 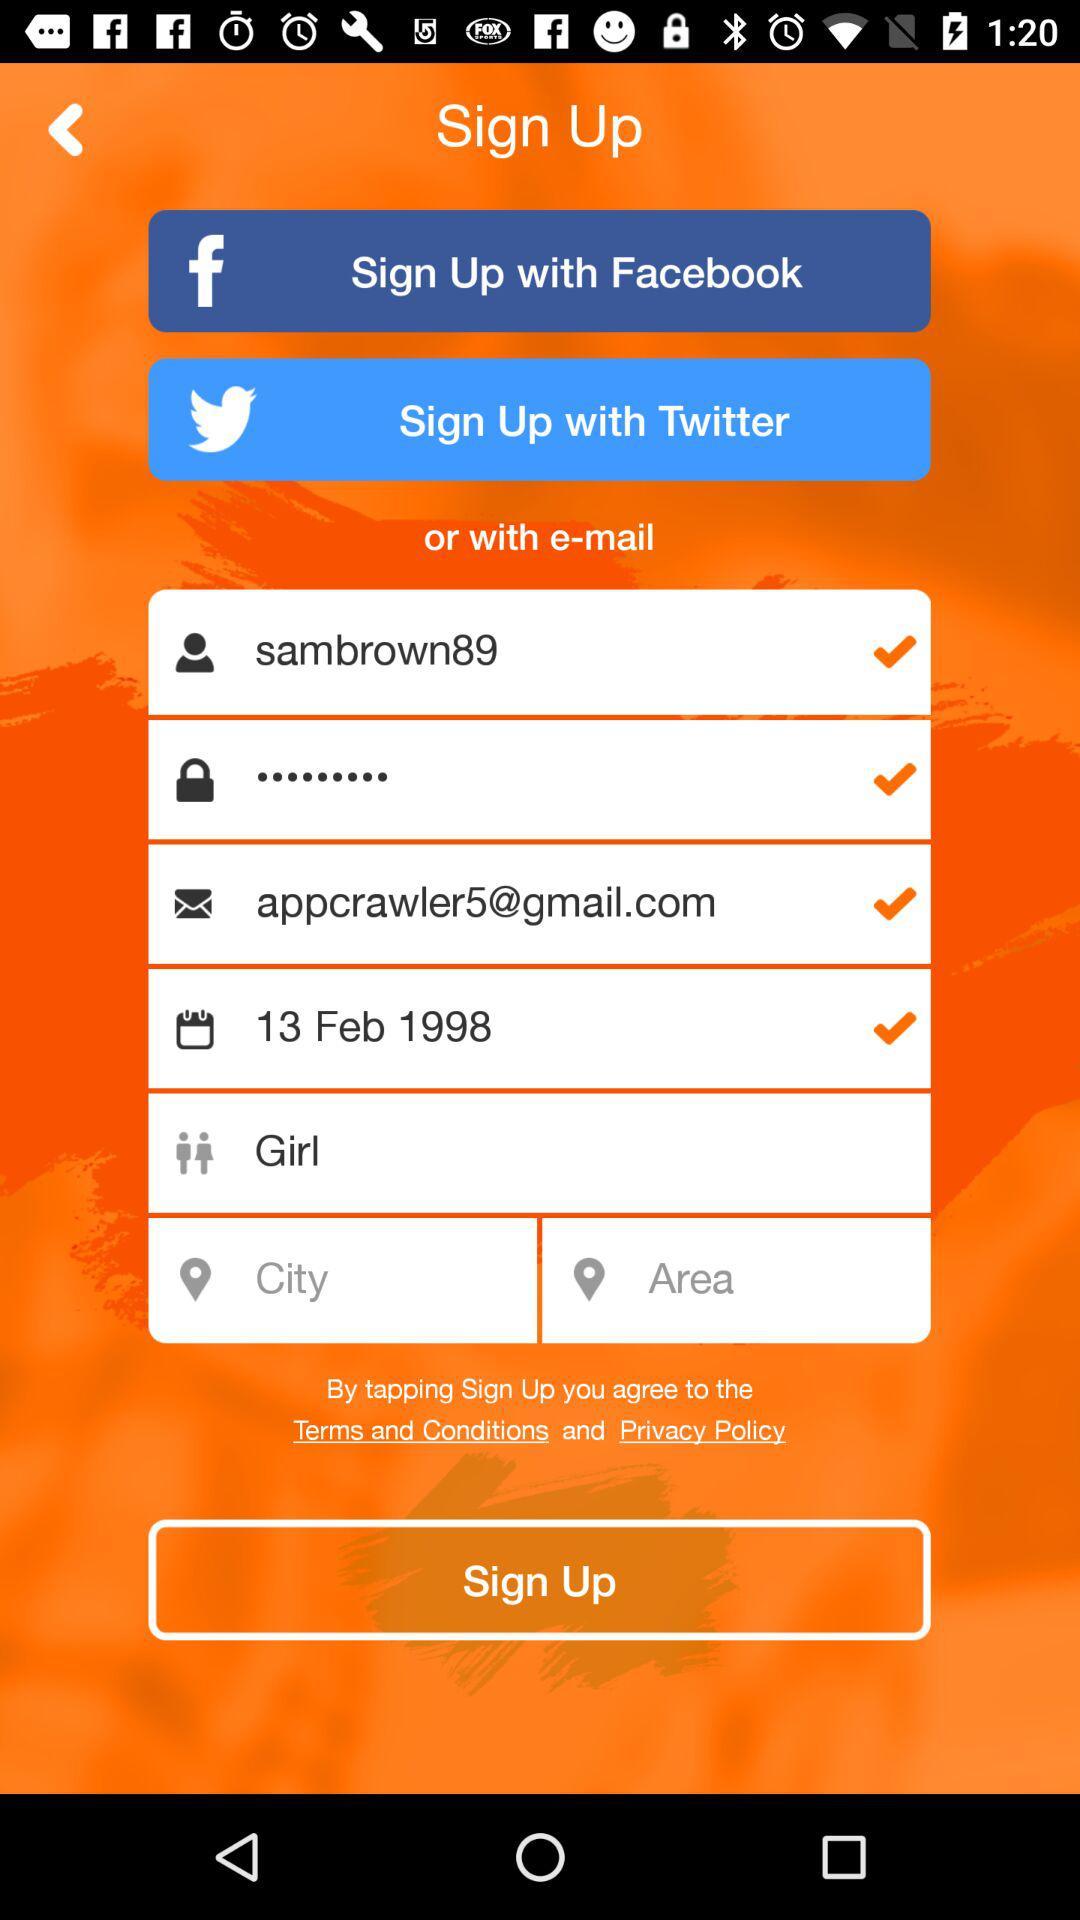 What do you see at coordinates (550, 1153) in the screenshot?
I see `the girl` at bounding box center [550, 1153].